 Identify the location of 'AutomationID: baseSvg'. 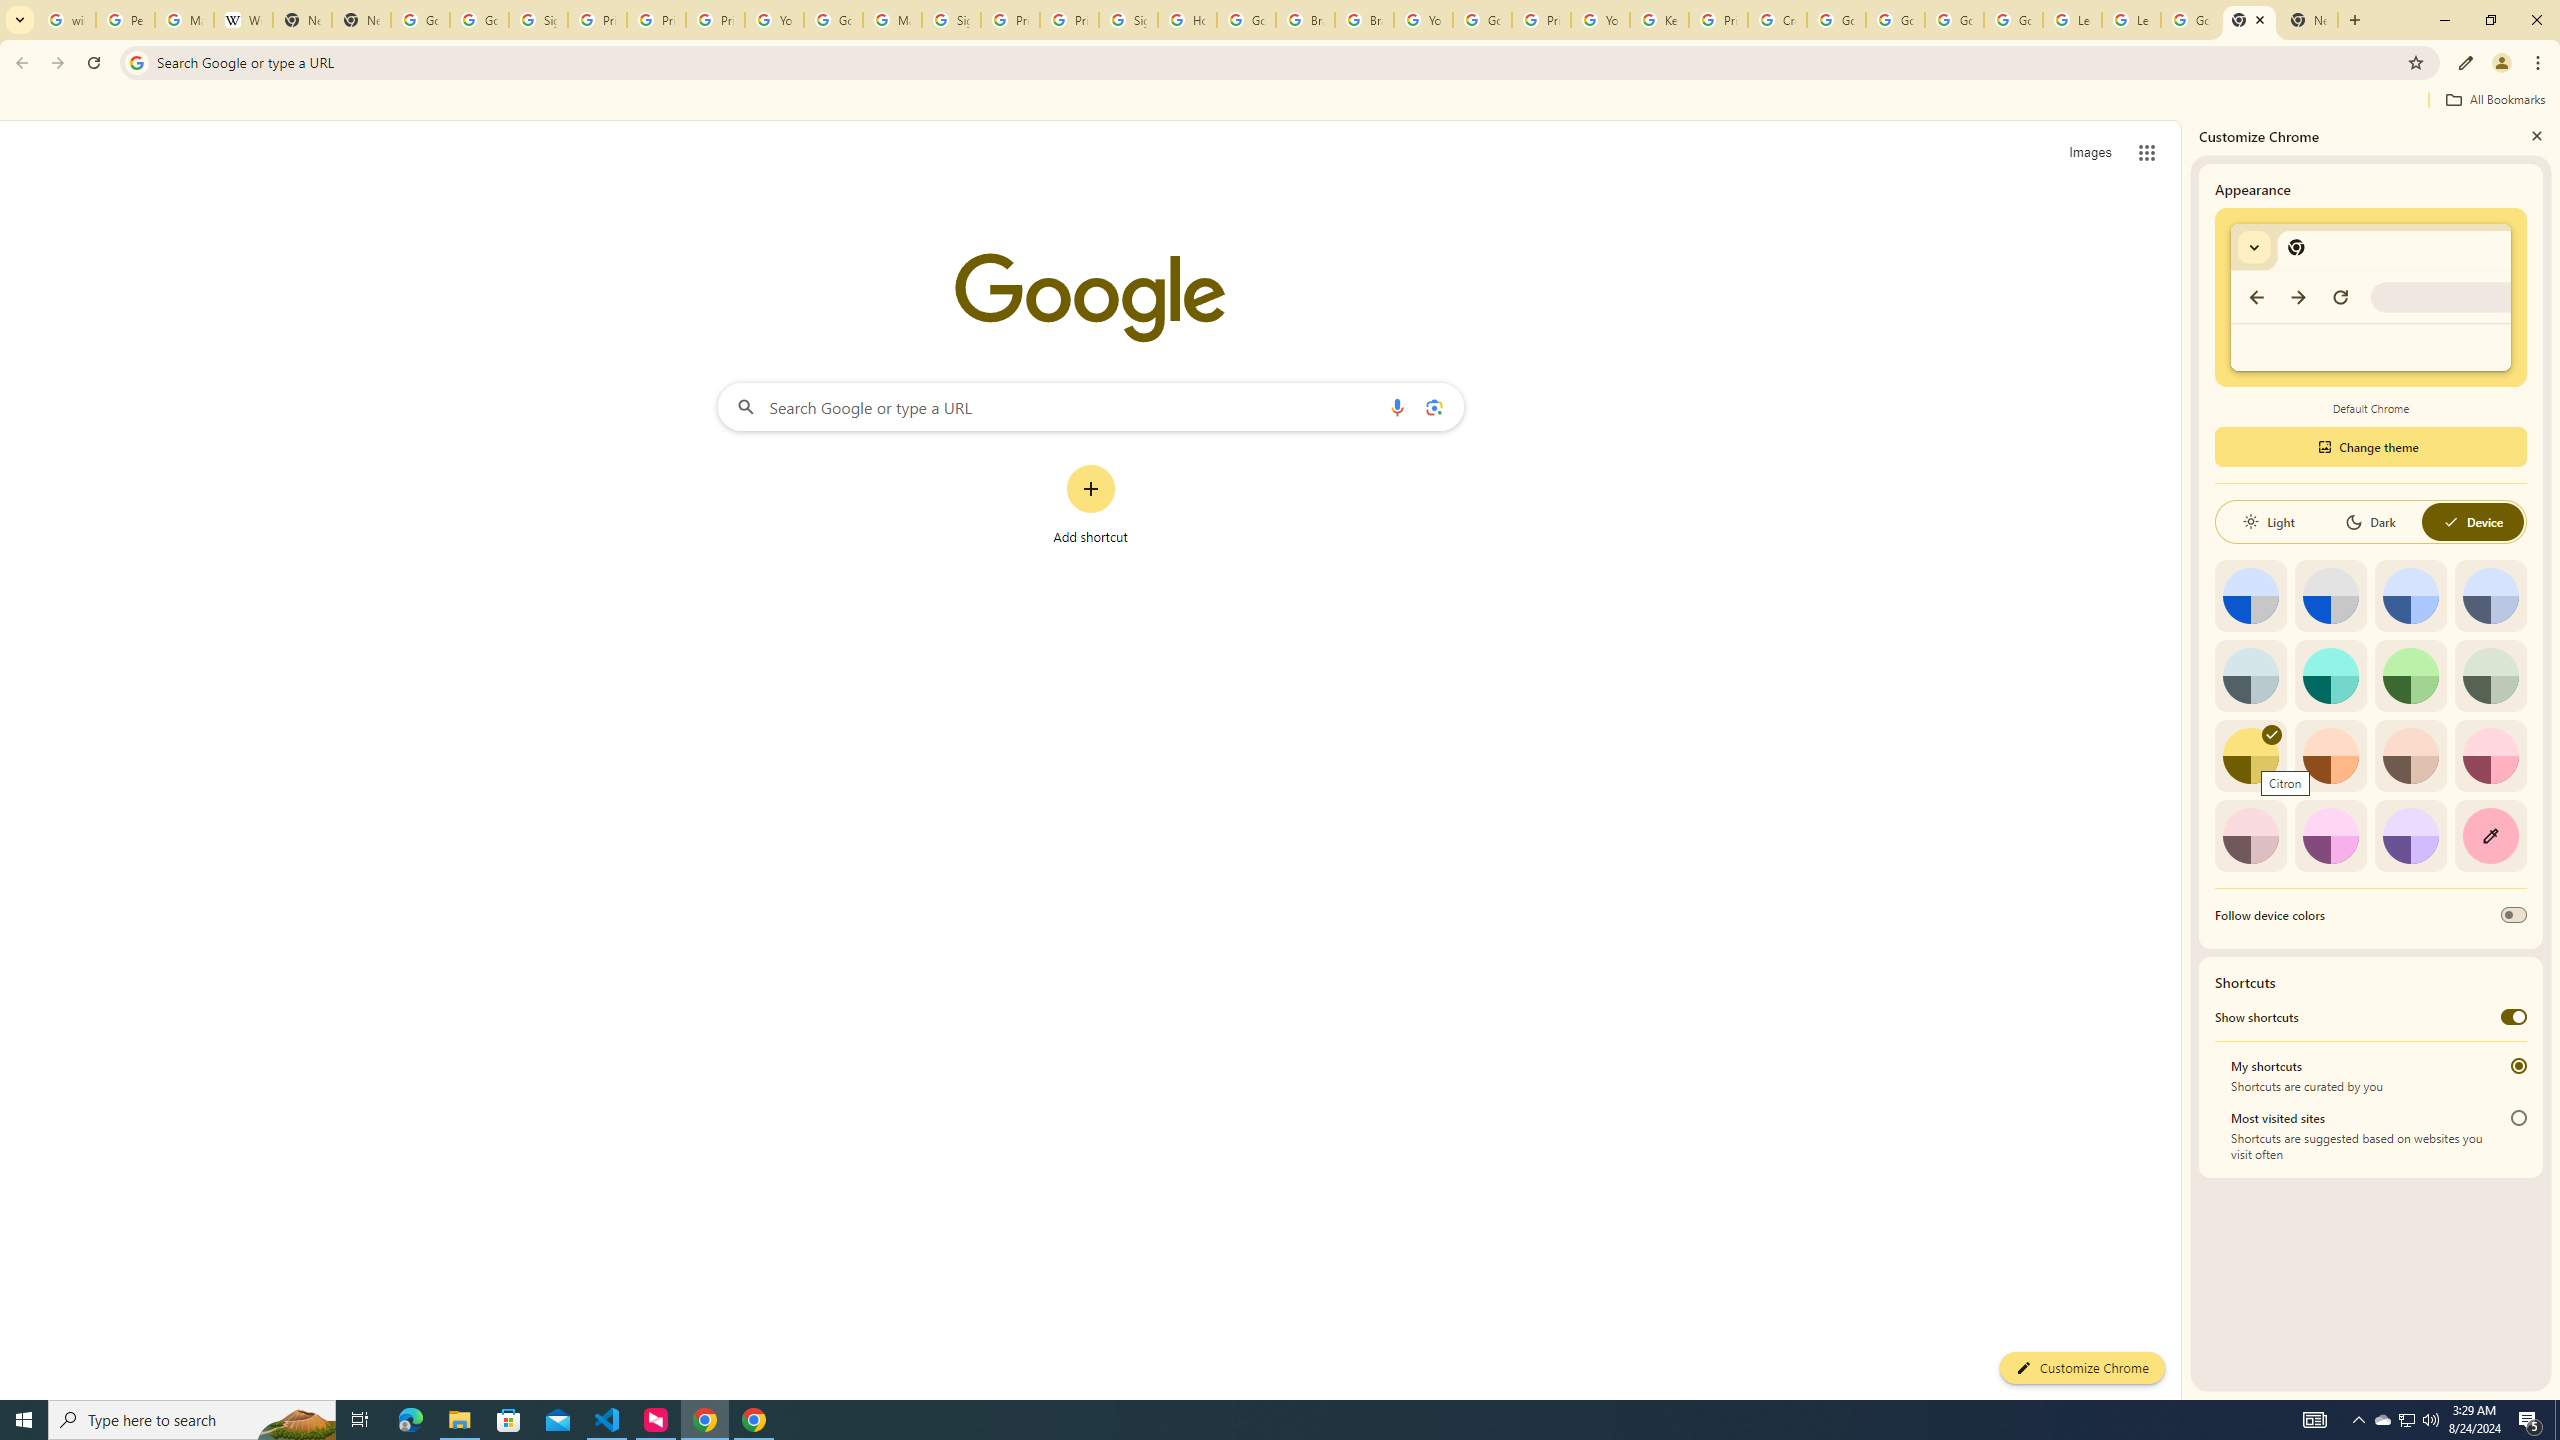
(2450, 521).